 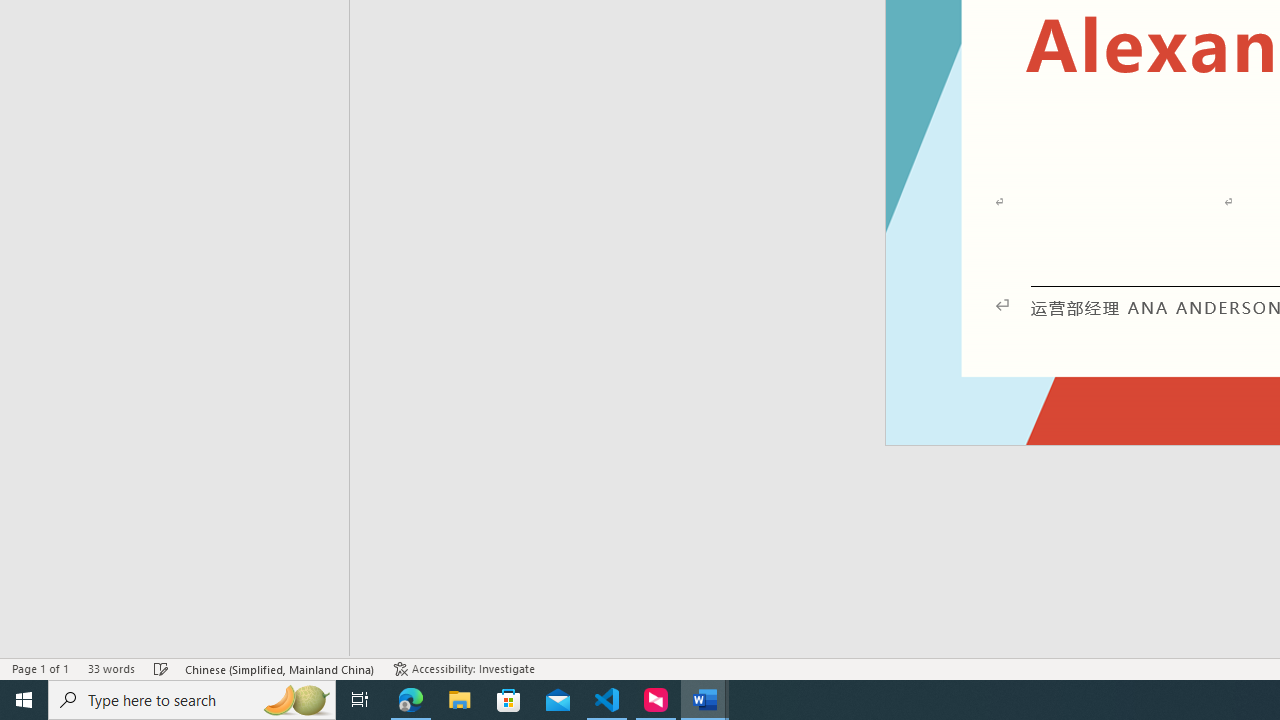 What do you see at coordinates (161, 669) in the screenshot?
I see `'Spelling and Grammar Check Checking'` at bounding box center [161, 669].